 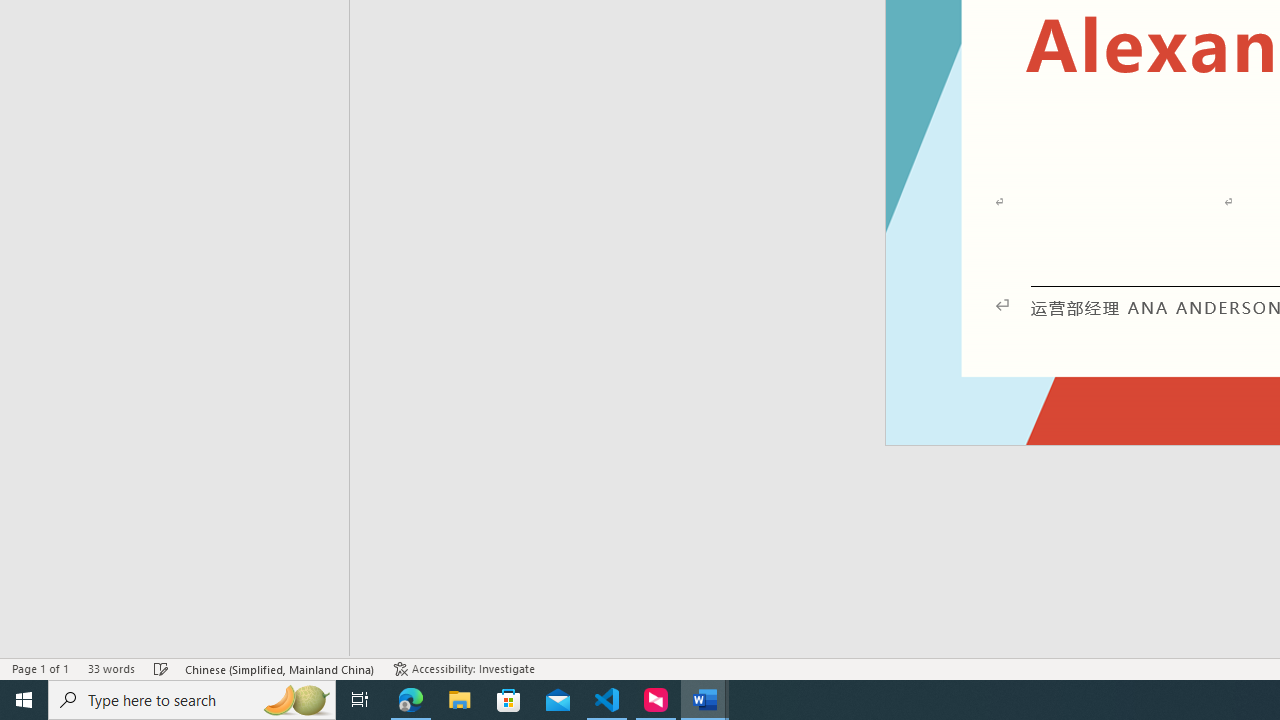 What do you see at coordinates (161, 669) in the screenshot?
I see `'Spelling and Grammar Check Checking'` at bounding box center [161, 669].